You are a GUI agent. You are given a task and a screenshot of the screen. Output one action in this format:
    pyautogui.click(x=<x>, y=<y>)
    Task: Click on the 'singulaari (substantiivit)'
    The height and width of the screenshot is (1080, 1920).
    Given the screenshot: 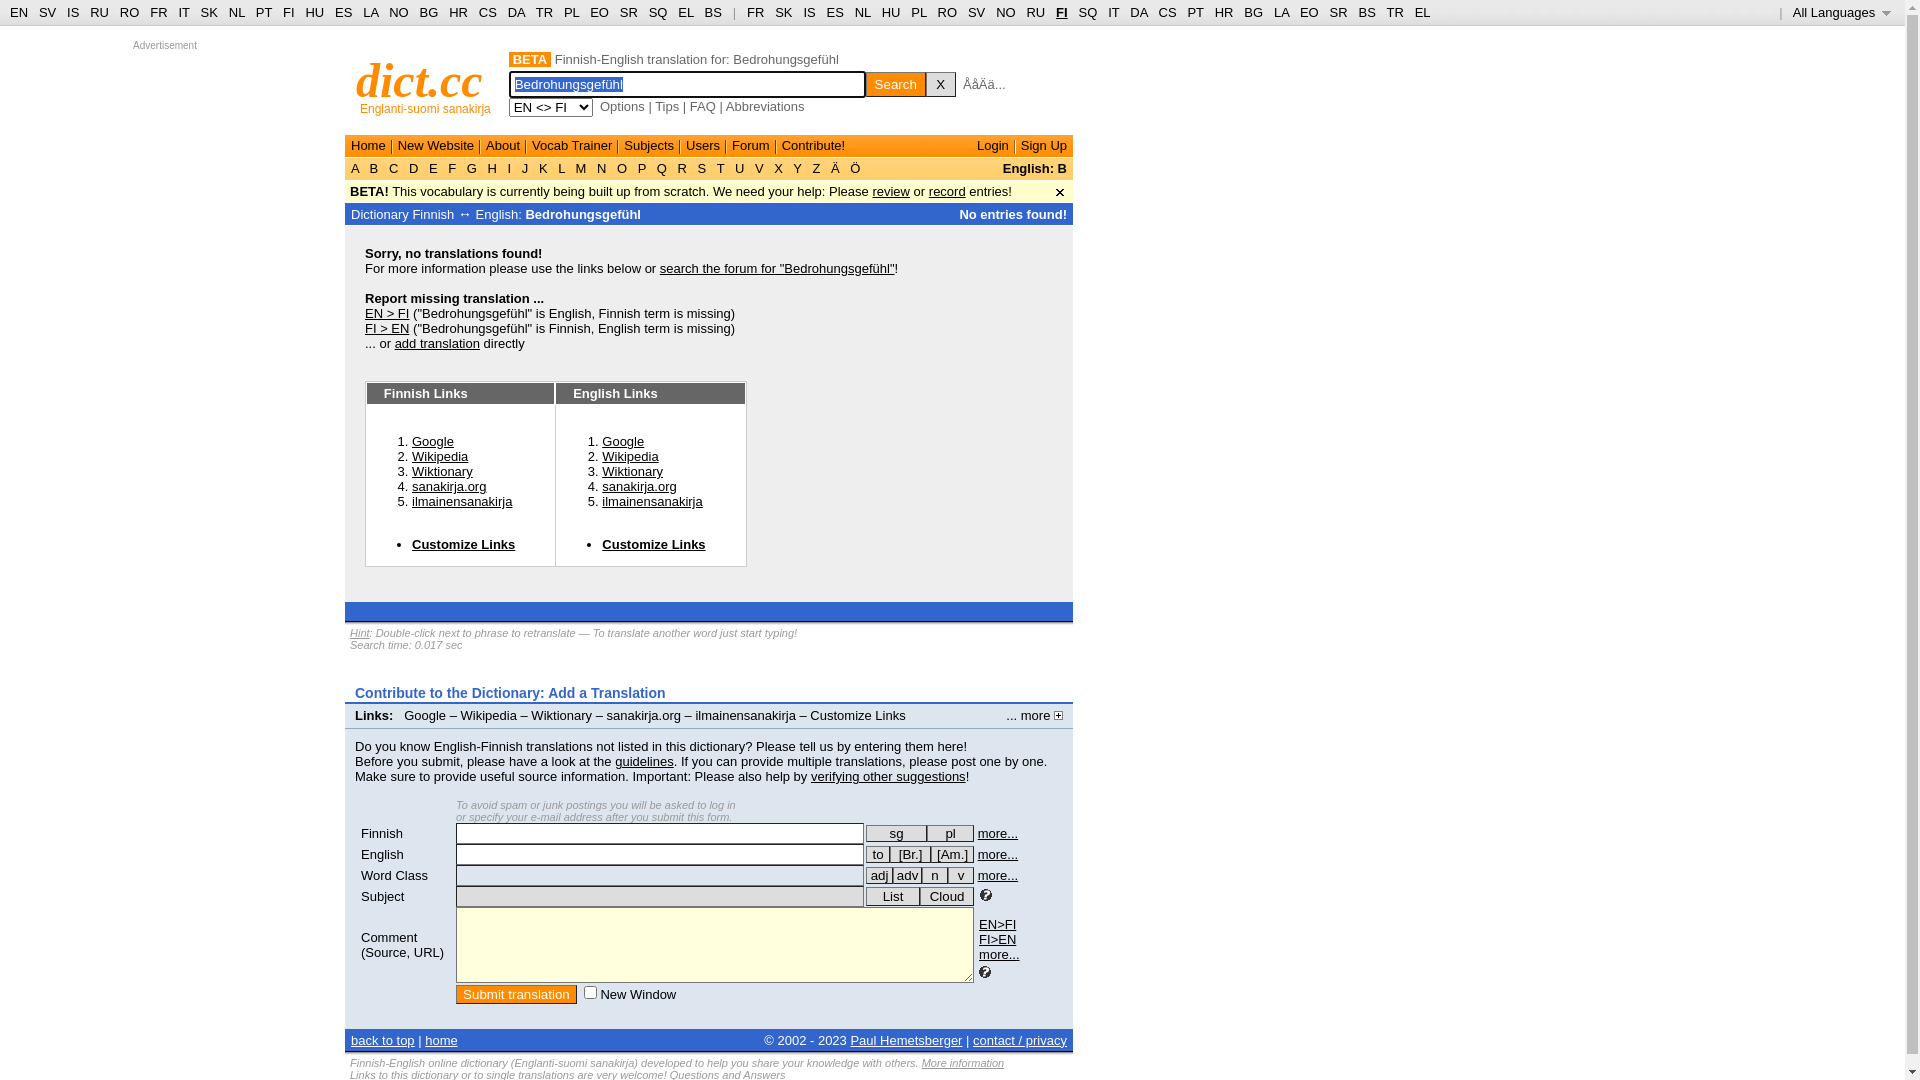 What is the action you would take?
    pyautogui.click(x=895, y=833)
    